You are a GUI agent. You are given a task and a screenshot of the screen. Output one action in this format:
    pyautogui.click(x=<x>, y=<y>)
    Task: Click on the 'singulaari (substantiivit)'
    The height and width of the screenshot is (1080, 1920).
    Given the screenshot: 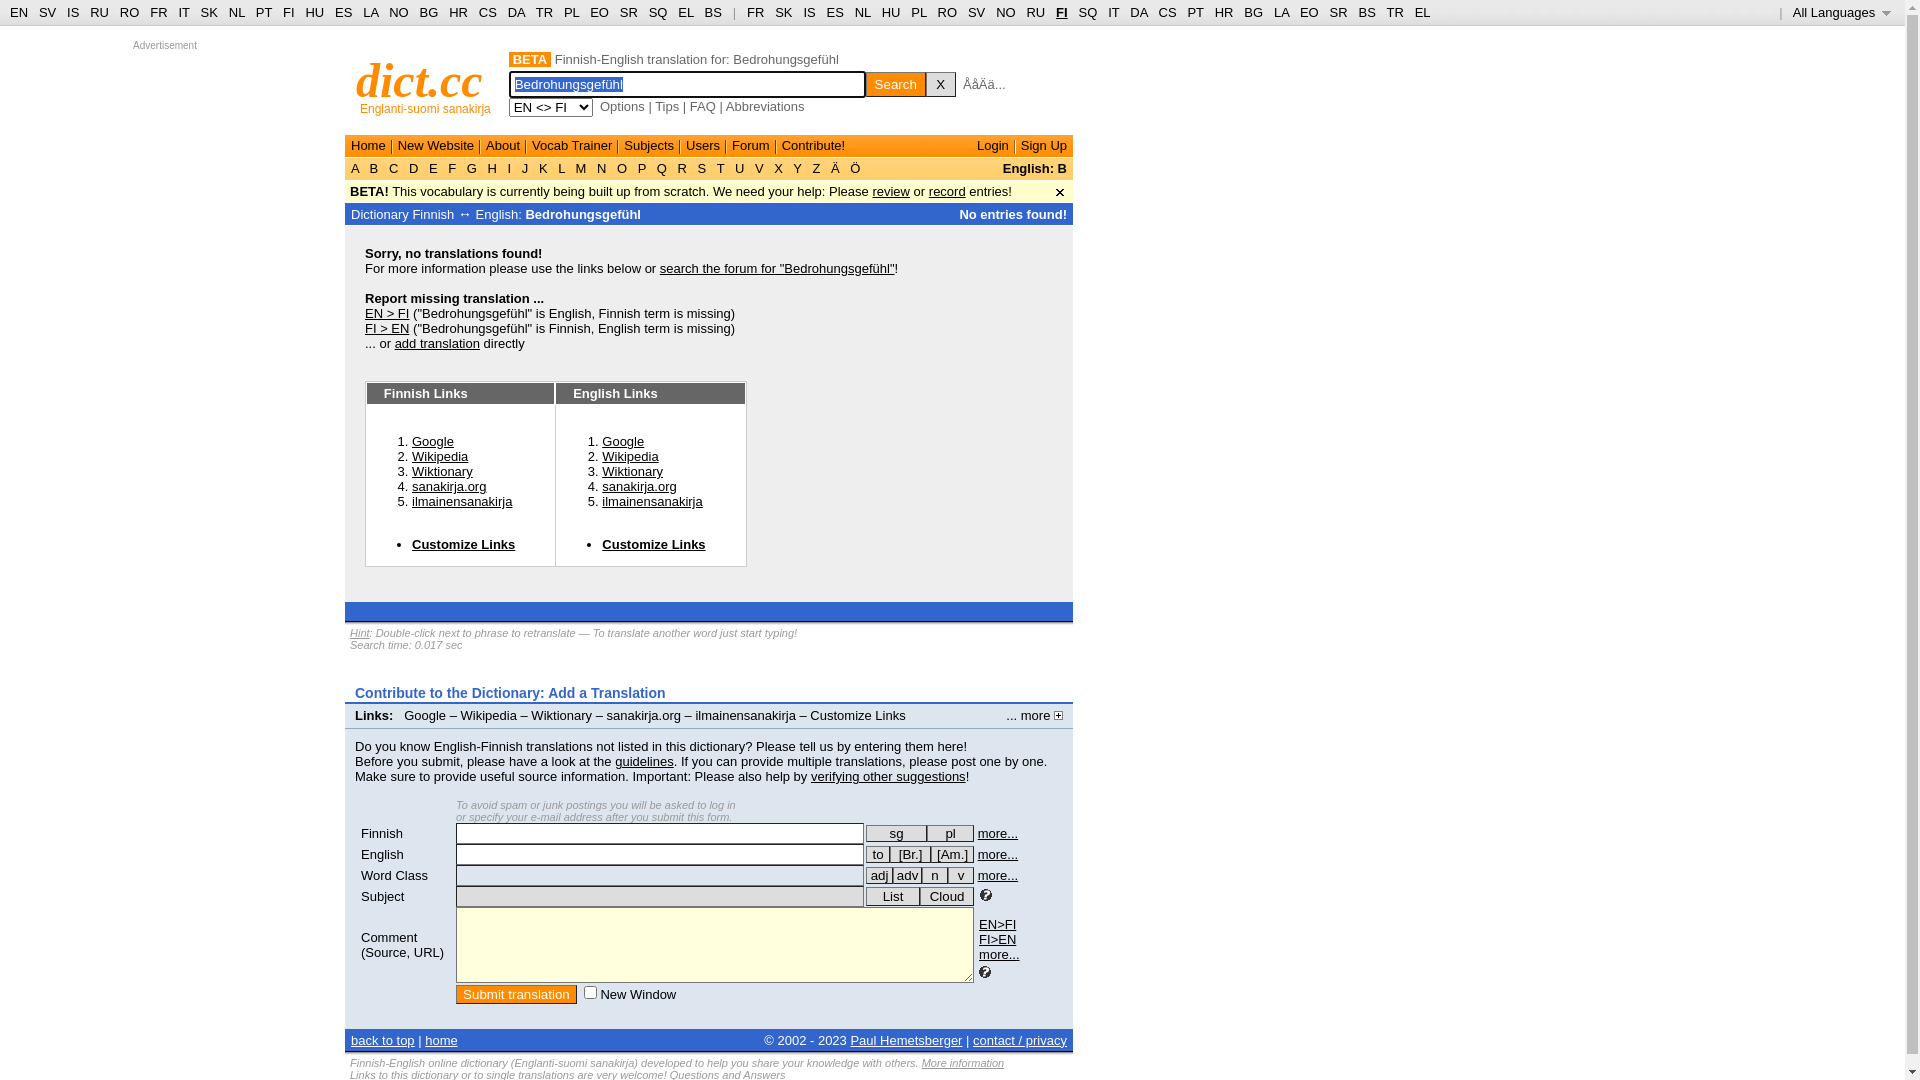 What is the action you would take?
    pyautogui.click(x=895, y=833)
    